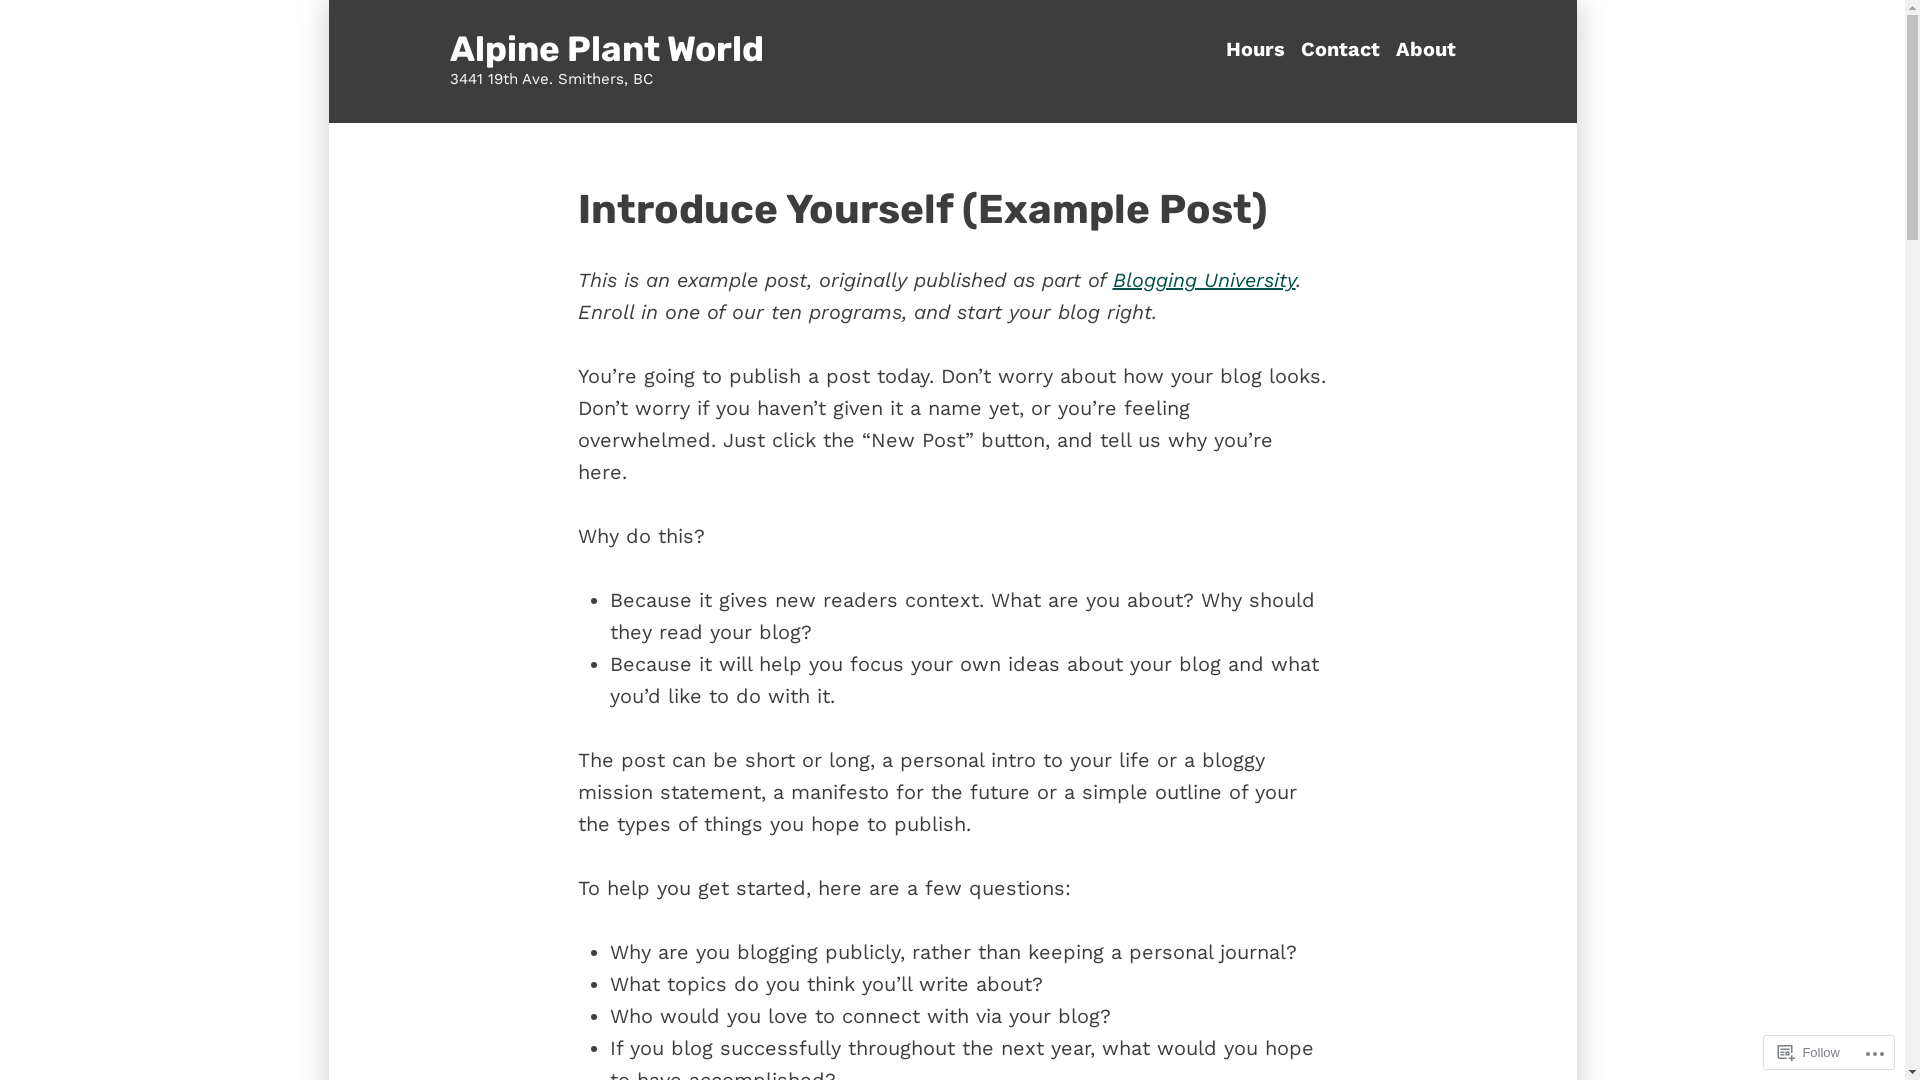 This screenshot has width=1920, height=1080. Describe the element at coordinates (1339, 48) in the screenshot. I see `'Contact'` at that location.